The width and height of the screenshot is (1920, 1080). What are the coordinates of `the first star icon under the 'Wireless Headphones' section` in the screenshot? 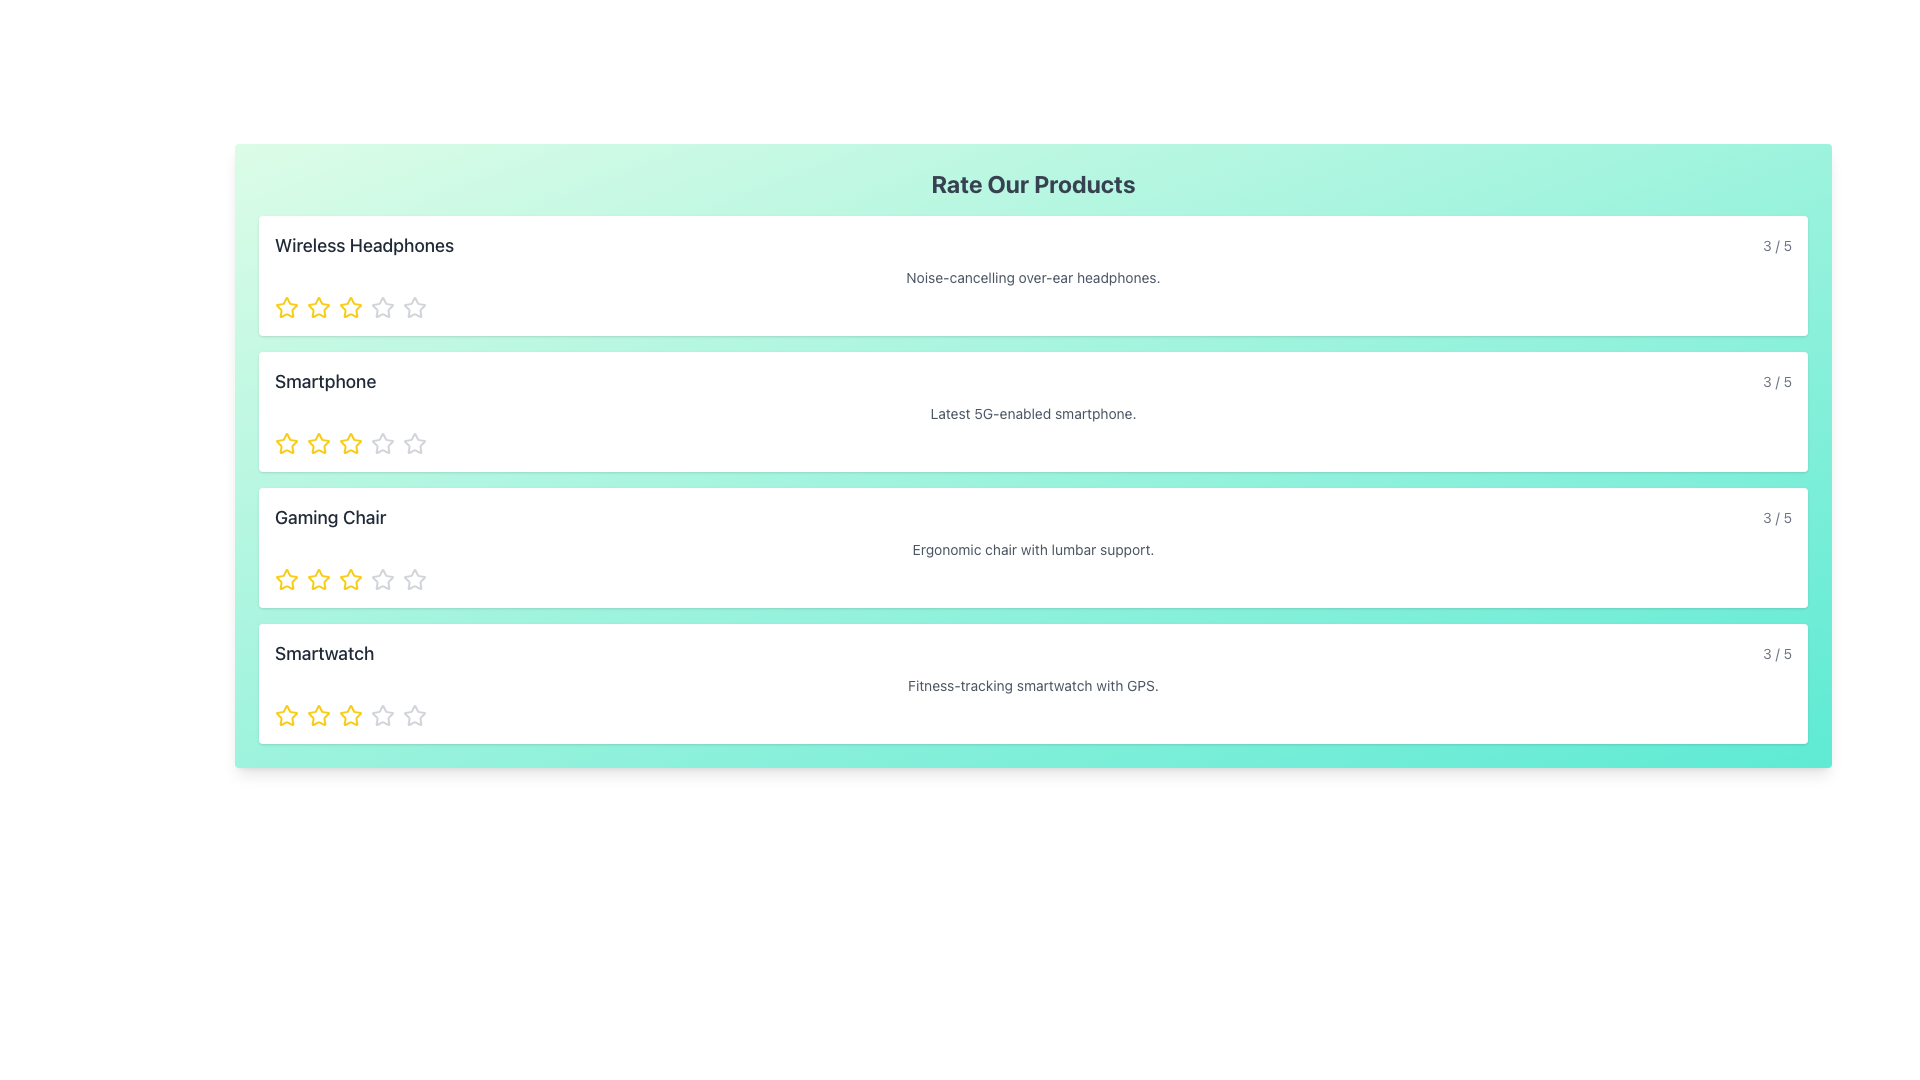 It's located at (286, 307).